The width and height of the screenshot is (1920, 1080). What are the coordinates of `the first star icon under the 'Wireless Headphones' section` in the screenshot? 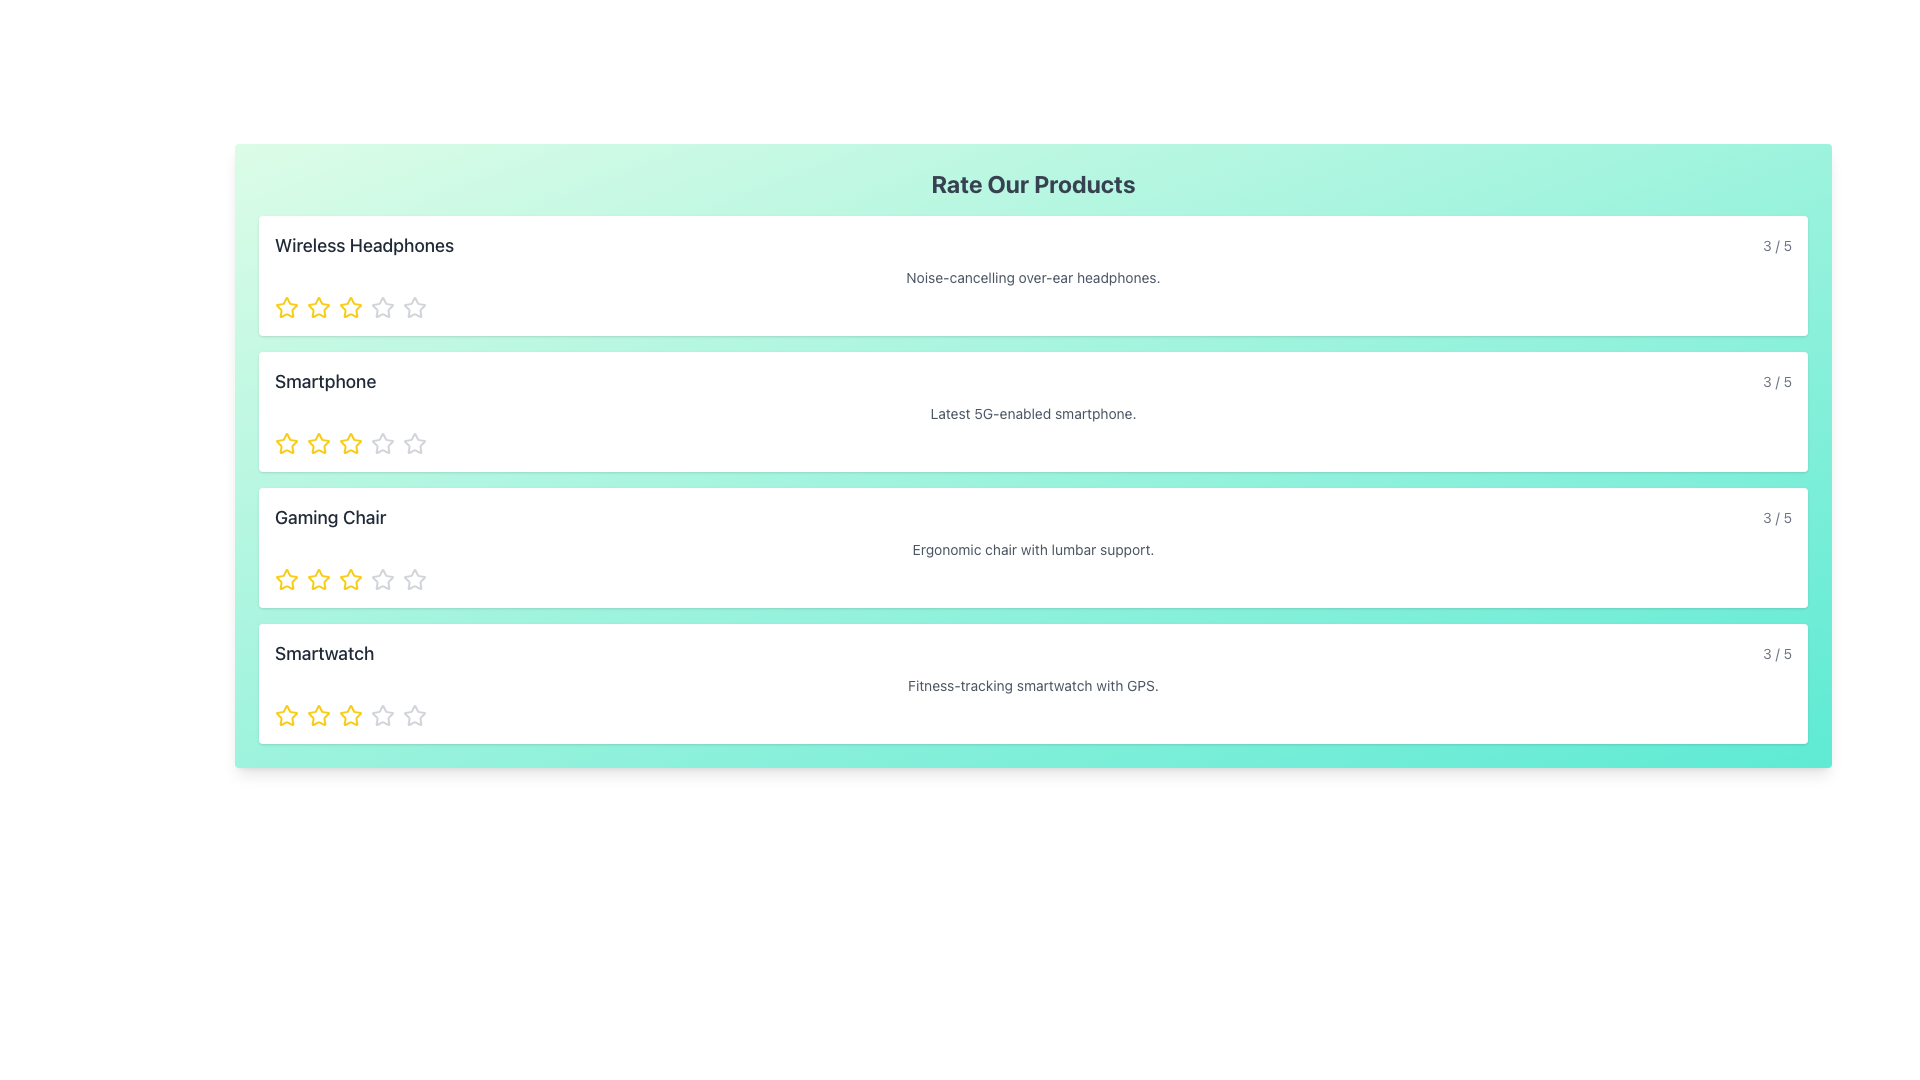 It's located at (286, 307).